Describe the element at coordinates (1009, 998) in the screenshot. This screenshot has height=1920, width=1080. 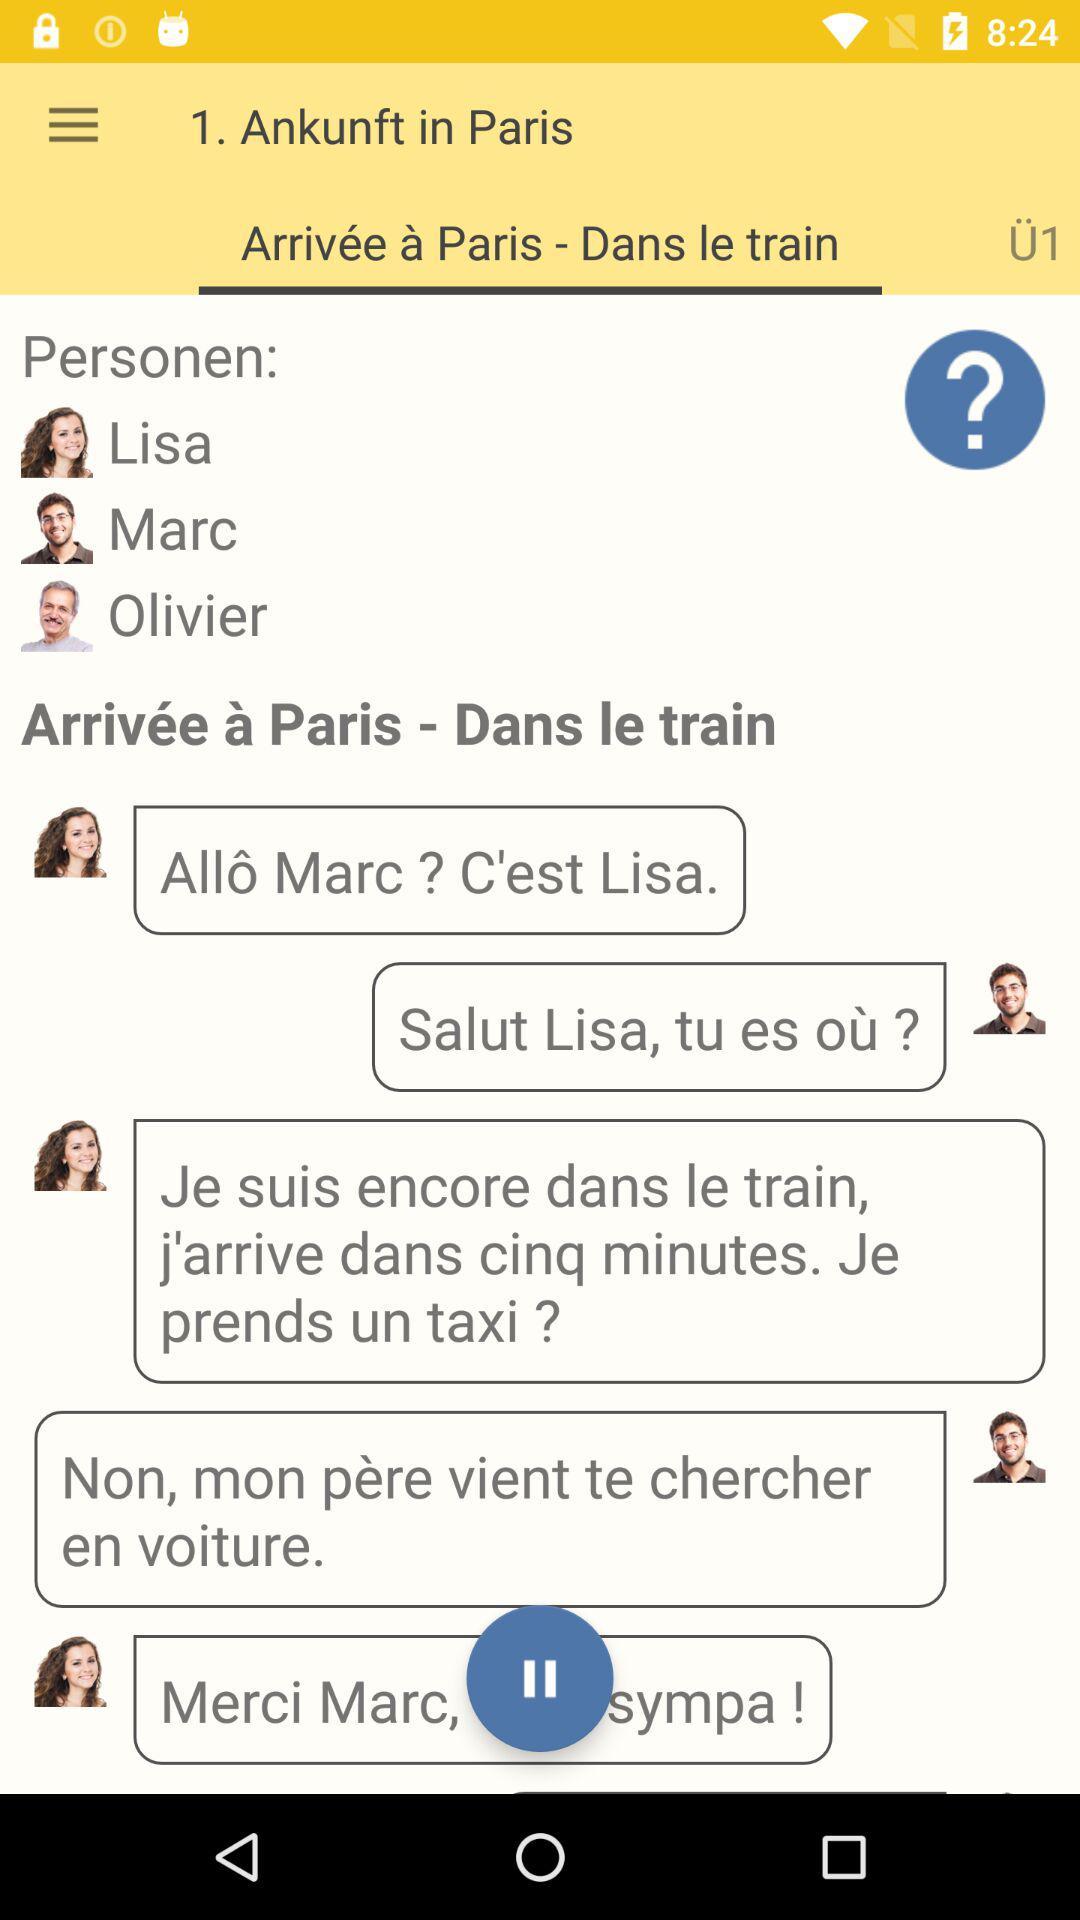
I see `the avatar icon` at that location.